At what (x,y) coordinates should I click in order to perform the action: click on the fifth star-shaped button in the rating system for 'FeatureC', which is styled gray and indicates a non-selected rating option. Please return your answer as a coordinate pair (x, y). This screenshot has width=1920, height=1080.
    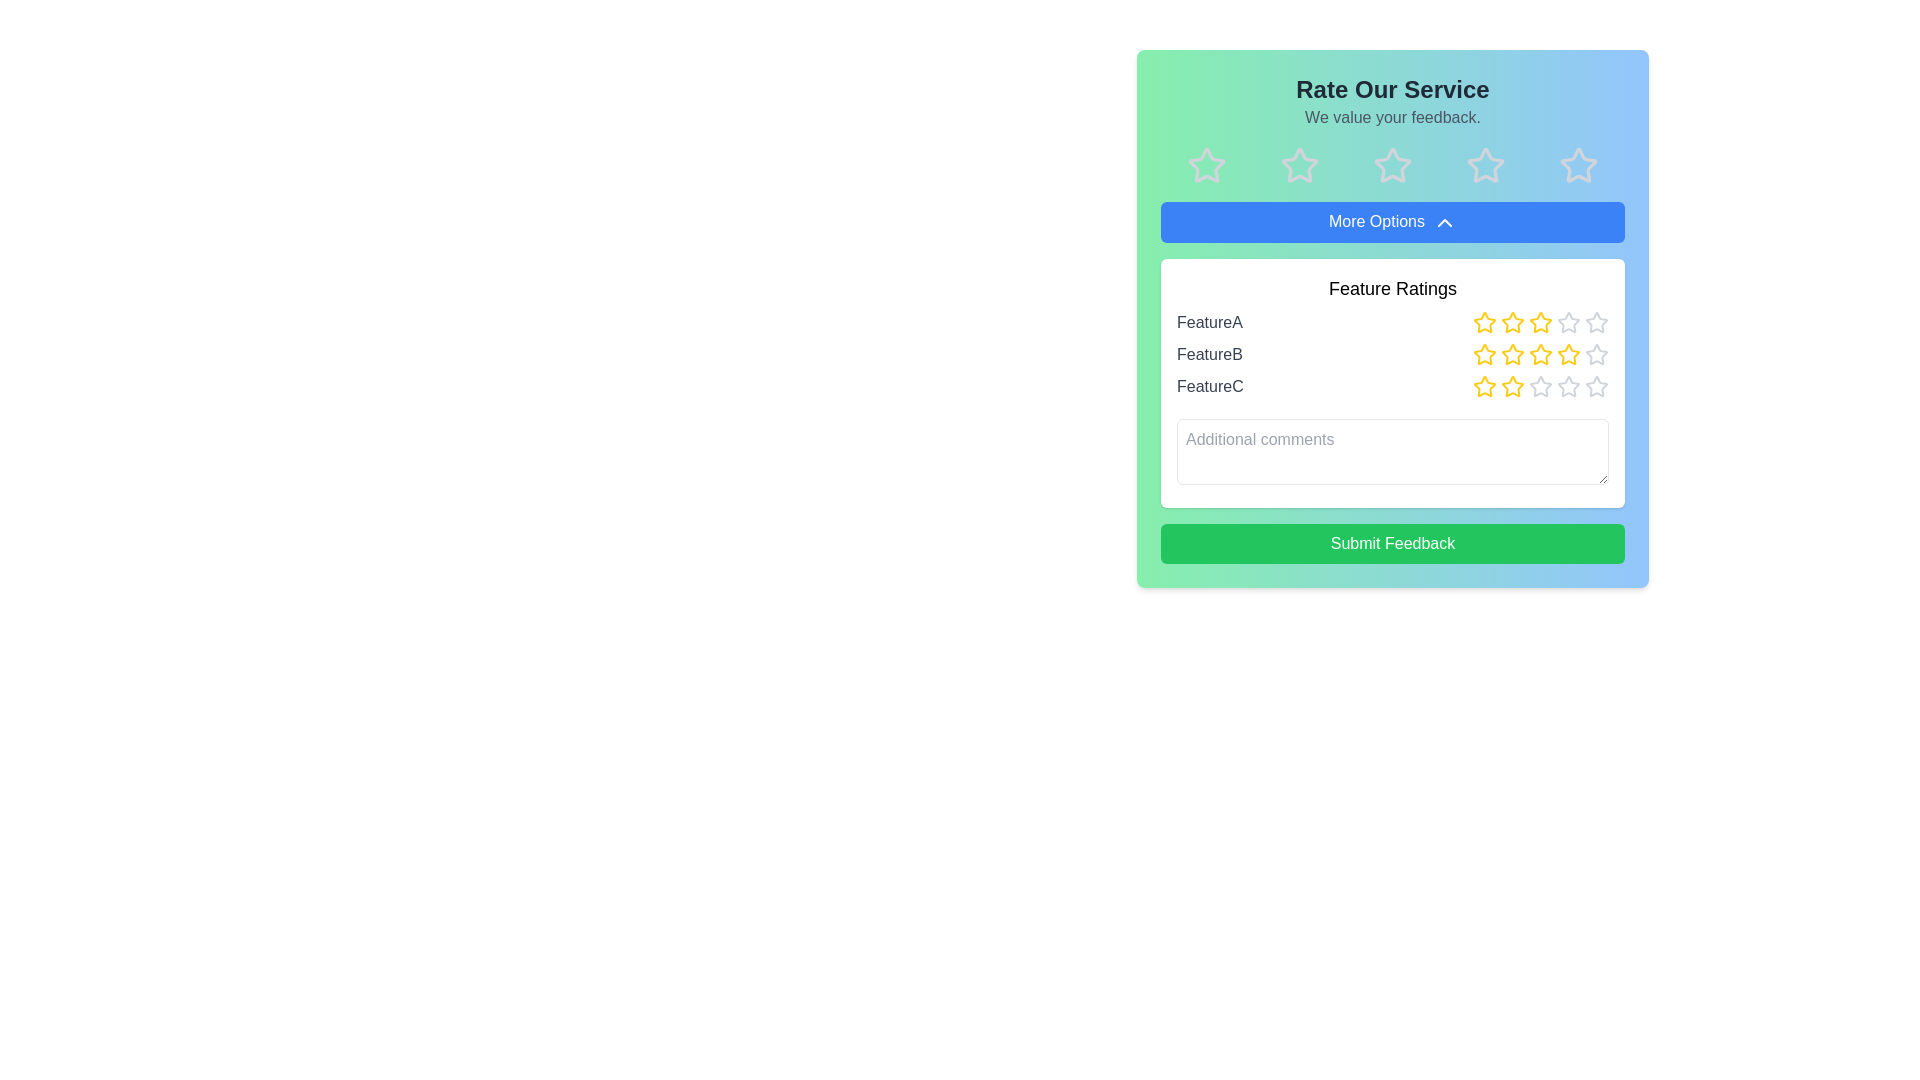
    Looking at the image, I should click on (1596, 385).